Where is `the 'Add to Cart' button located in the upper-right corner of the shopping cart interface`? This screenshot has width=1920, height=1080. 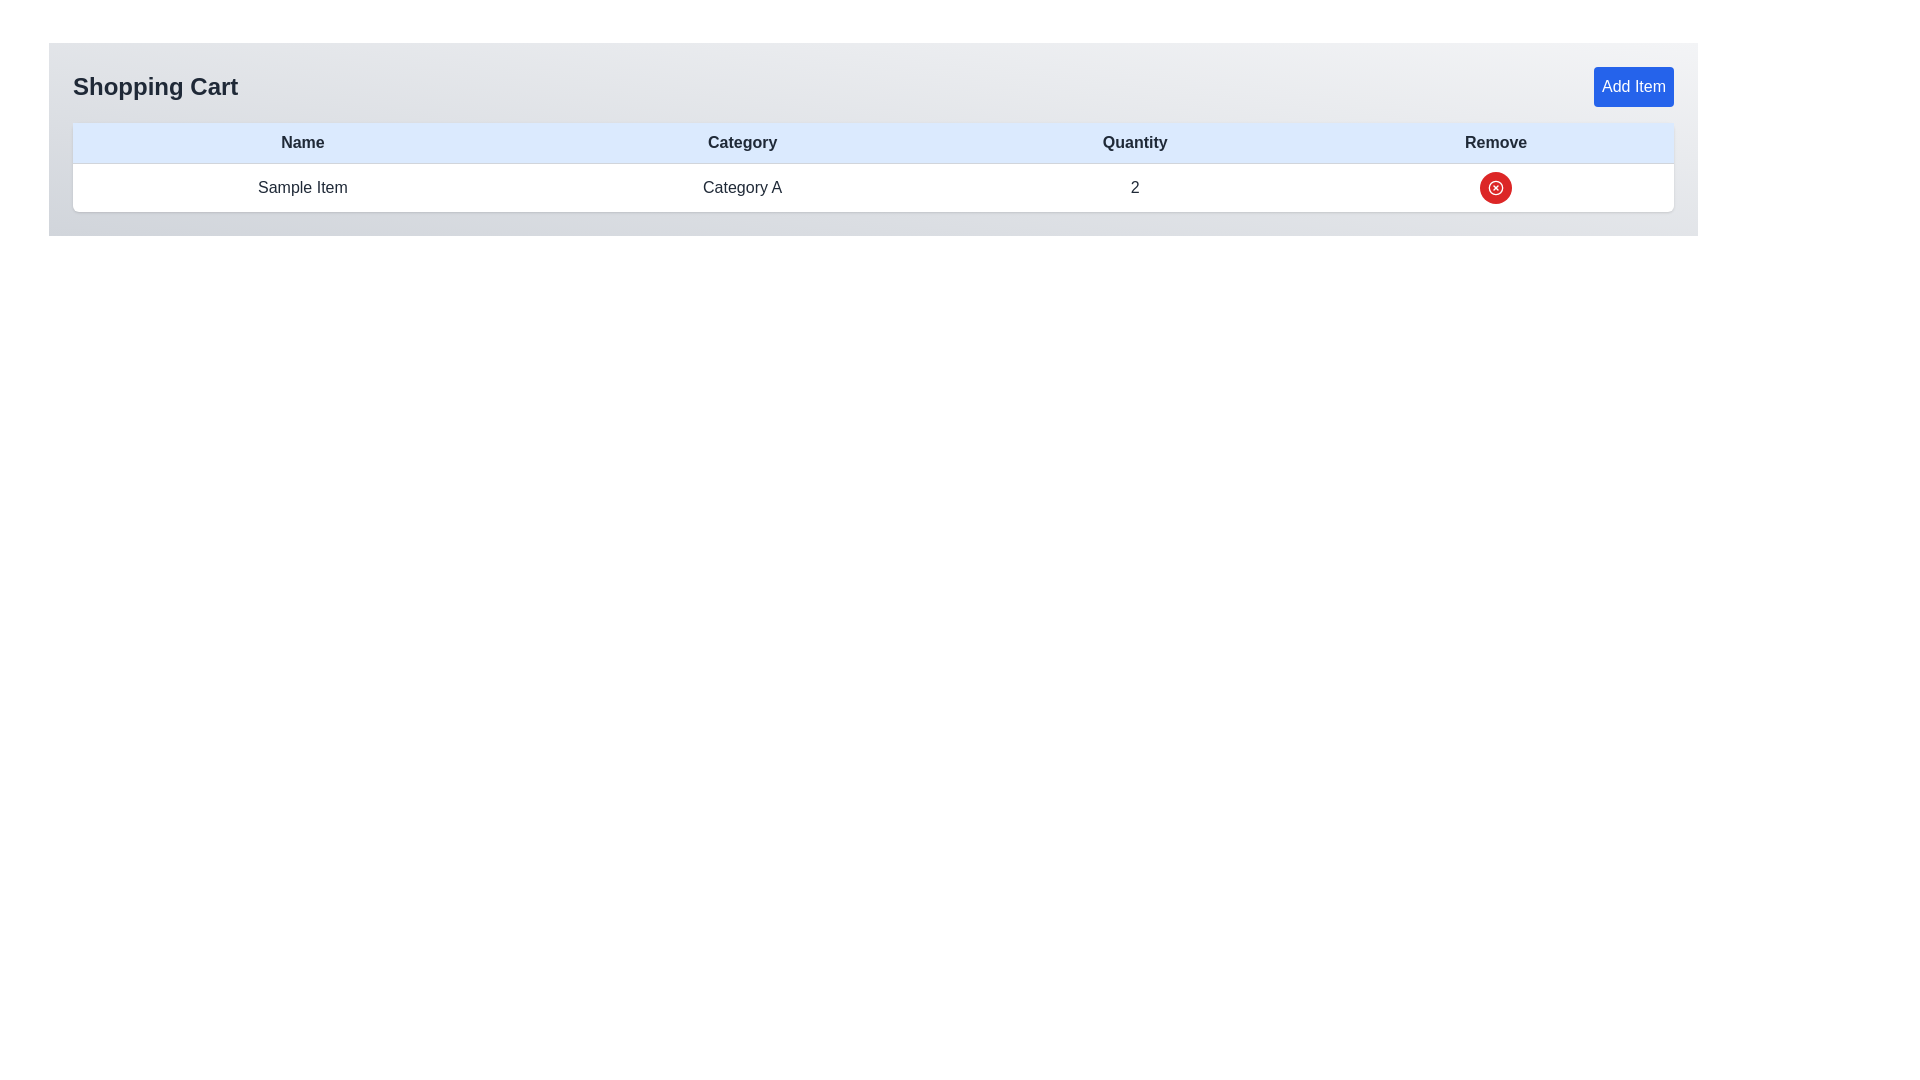
the 'Add to Cart' button located in the upper-right corner of the shopping cart interface is located at coordinates (1633, 86).